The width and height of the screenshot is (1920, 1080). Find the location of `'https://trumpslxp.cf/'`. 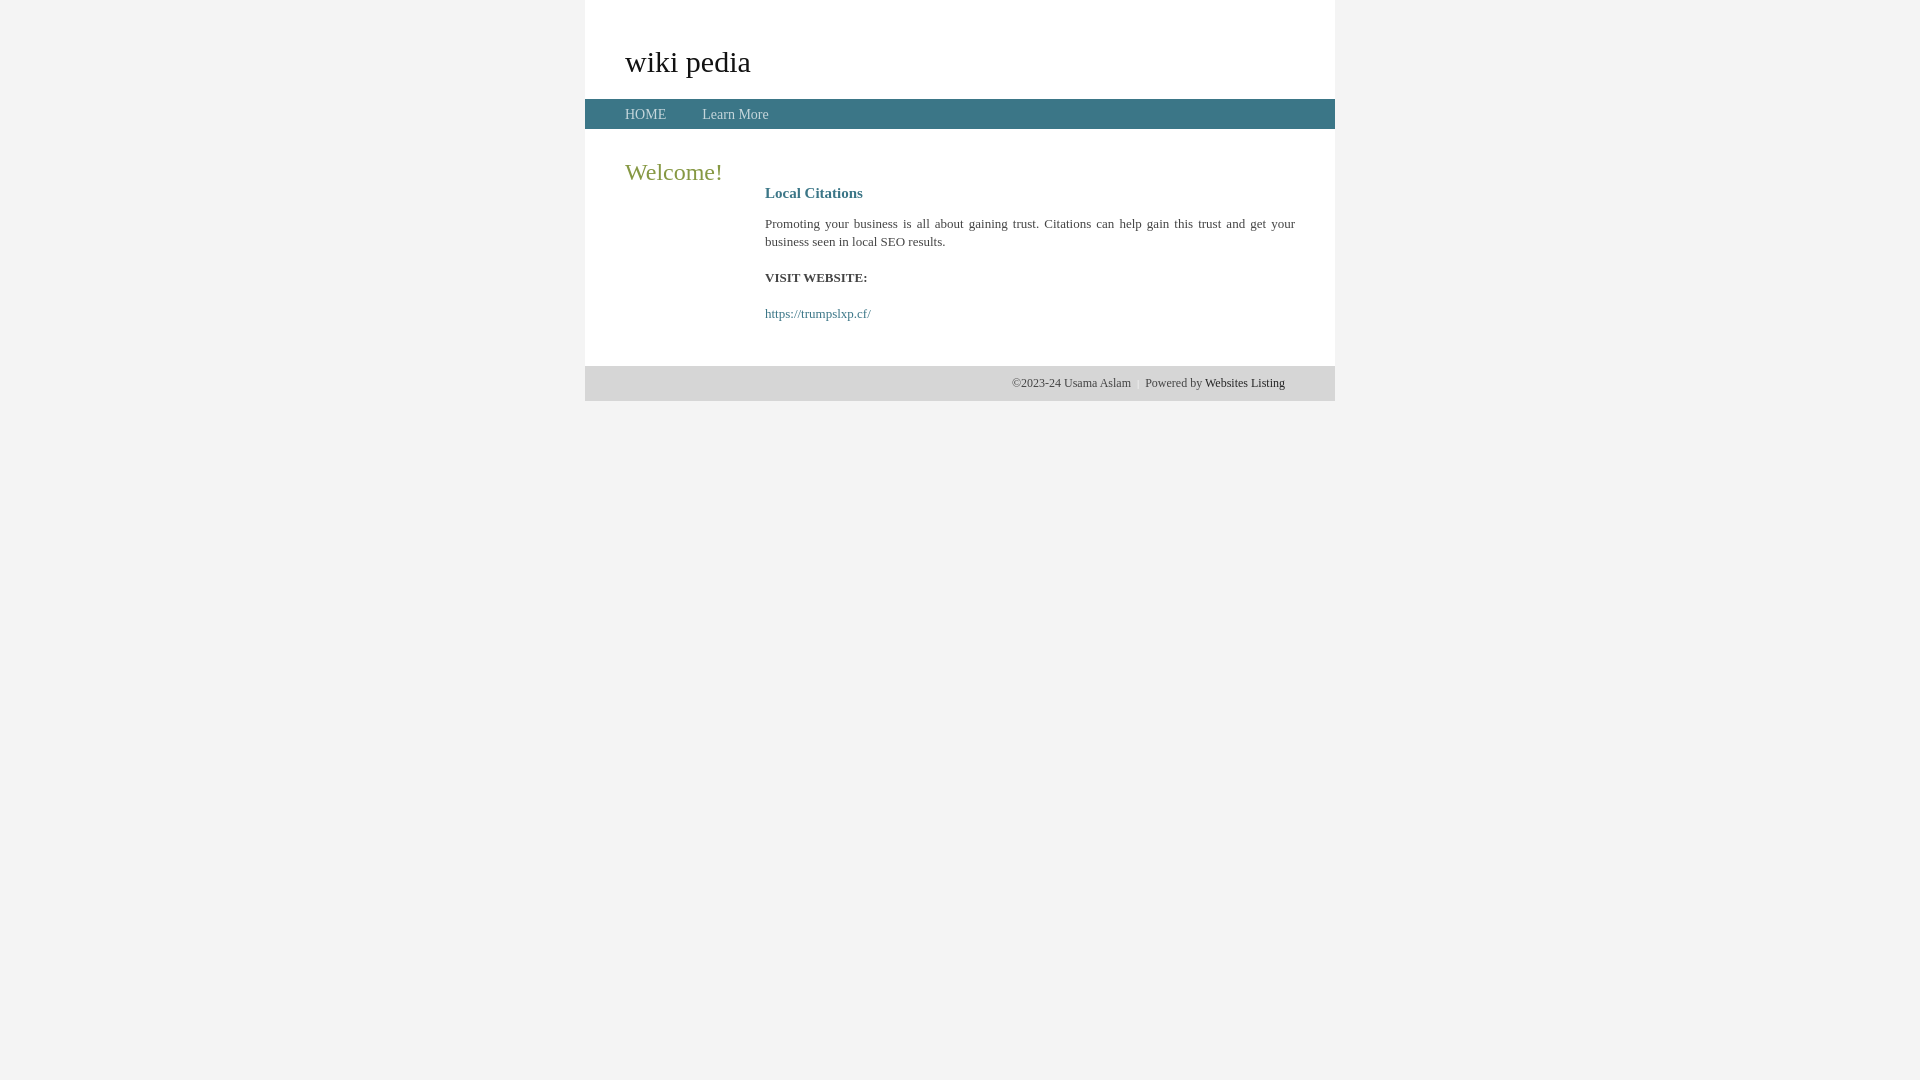

'https://trumpslxp.cf/' is located at coordinates (817, 313).